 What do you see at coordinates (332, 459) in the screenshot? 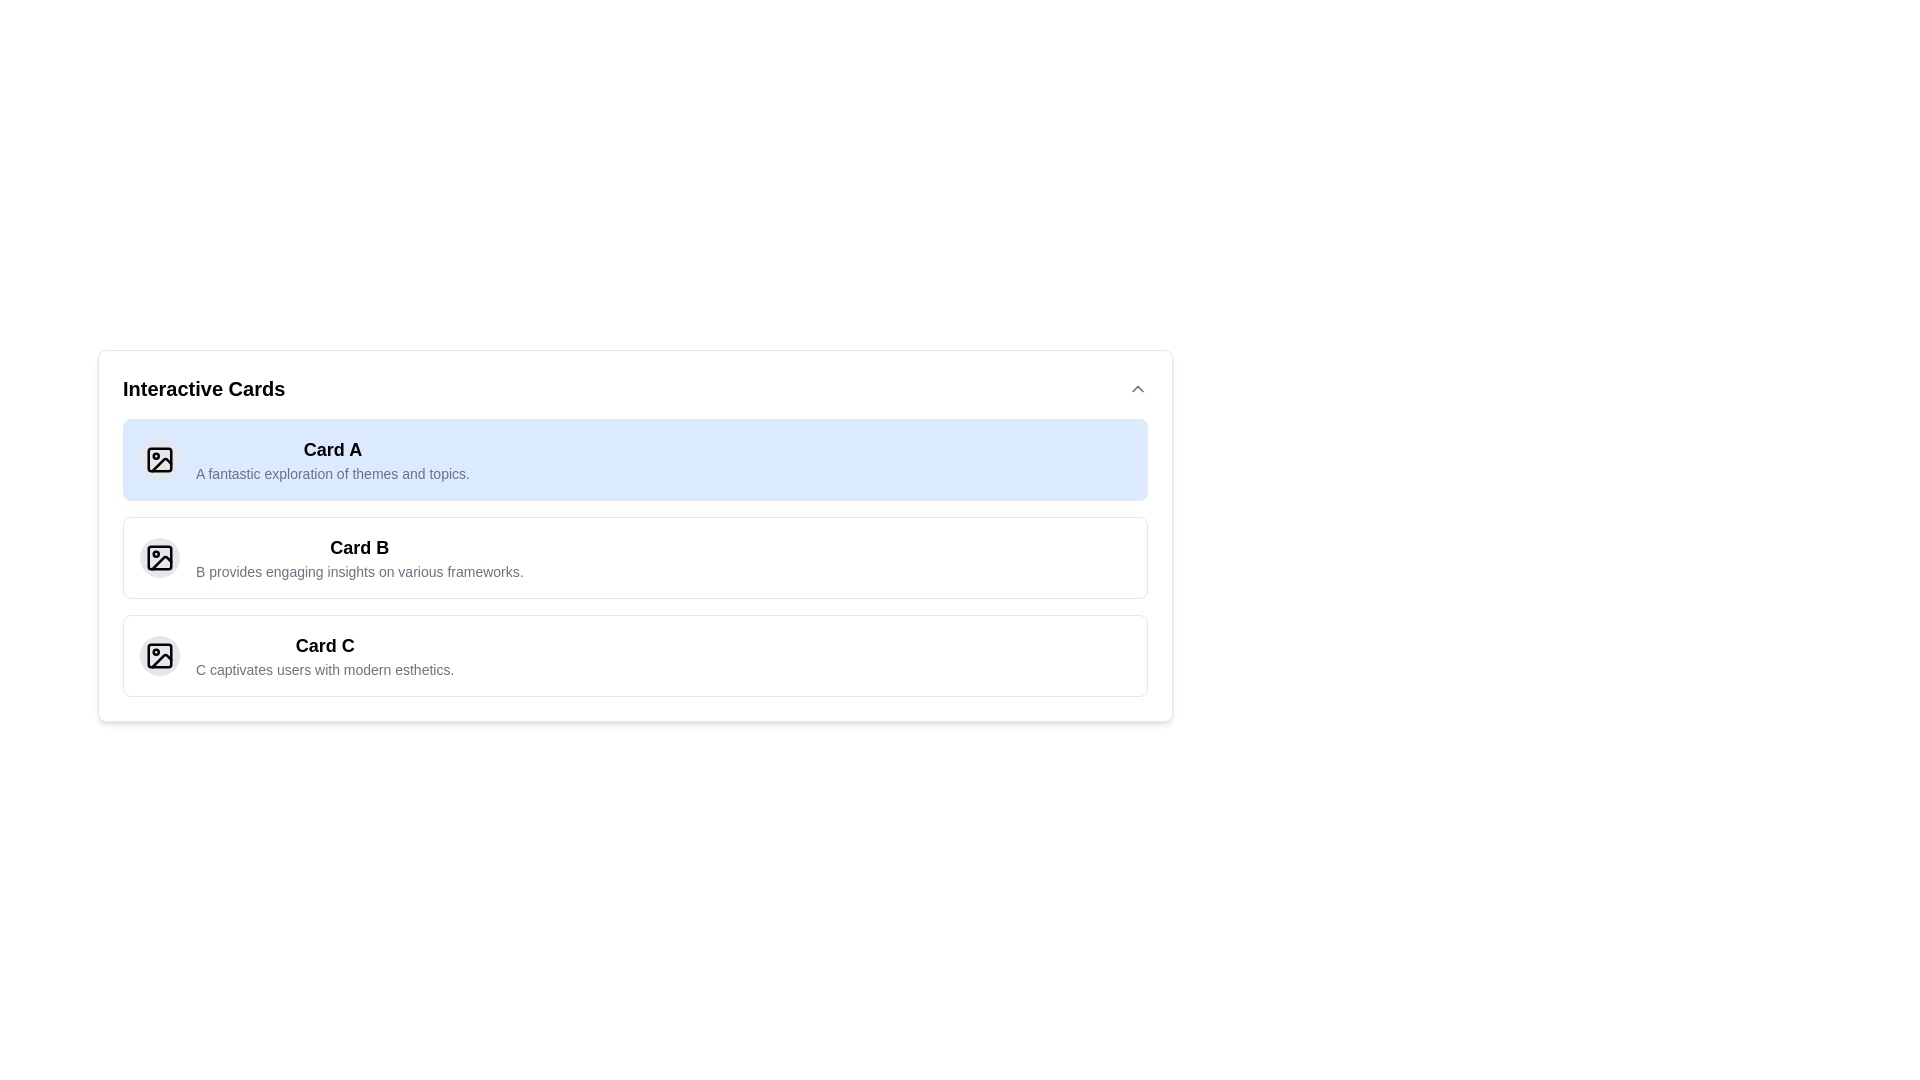
I see `the text 'Card A' and 'A fantastic exploration of themes and topics.' in the textual content block of the first card for copying` at bounding box center [332, 459].